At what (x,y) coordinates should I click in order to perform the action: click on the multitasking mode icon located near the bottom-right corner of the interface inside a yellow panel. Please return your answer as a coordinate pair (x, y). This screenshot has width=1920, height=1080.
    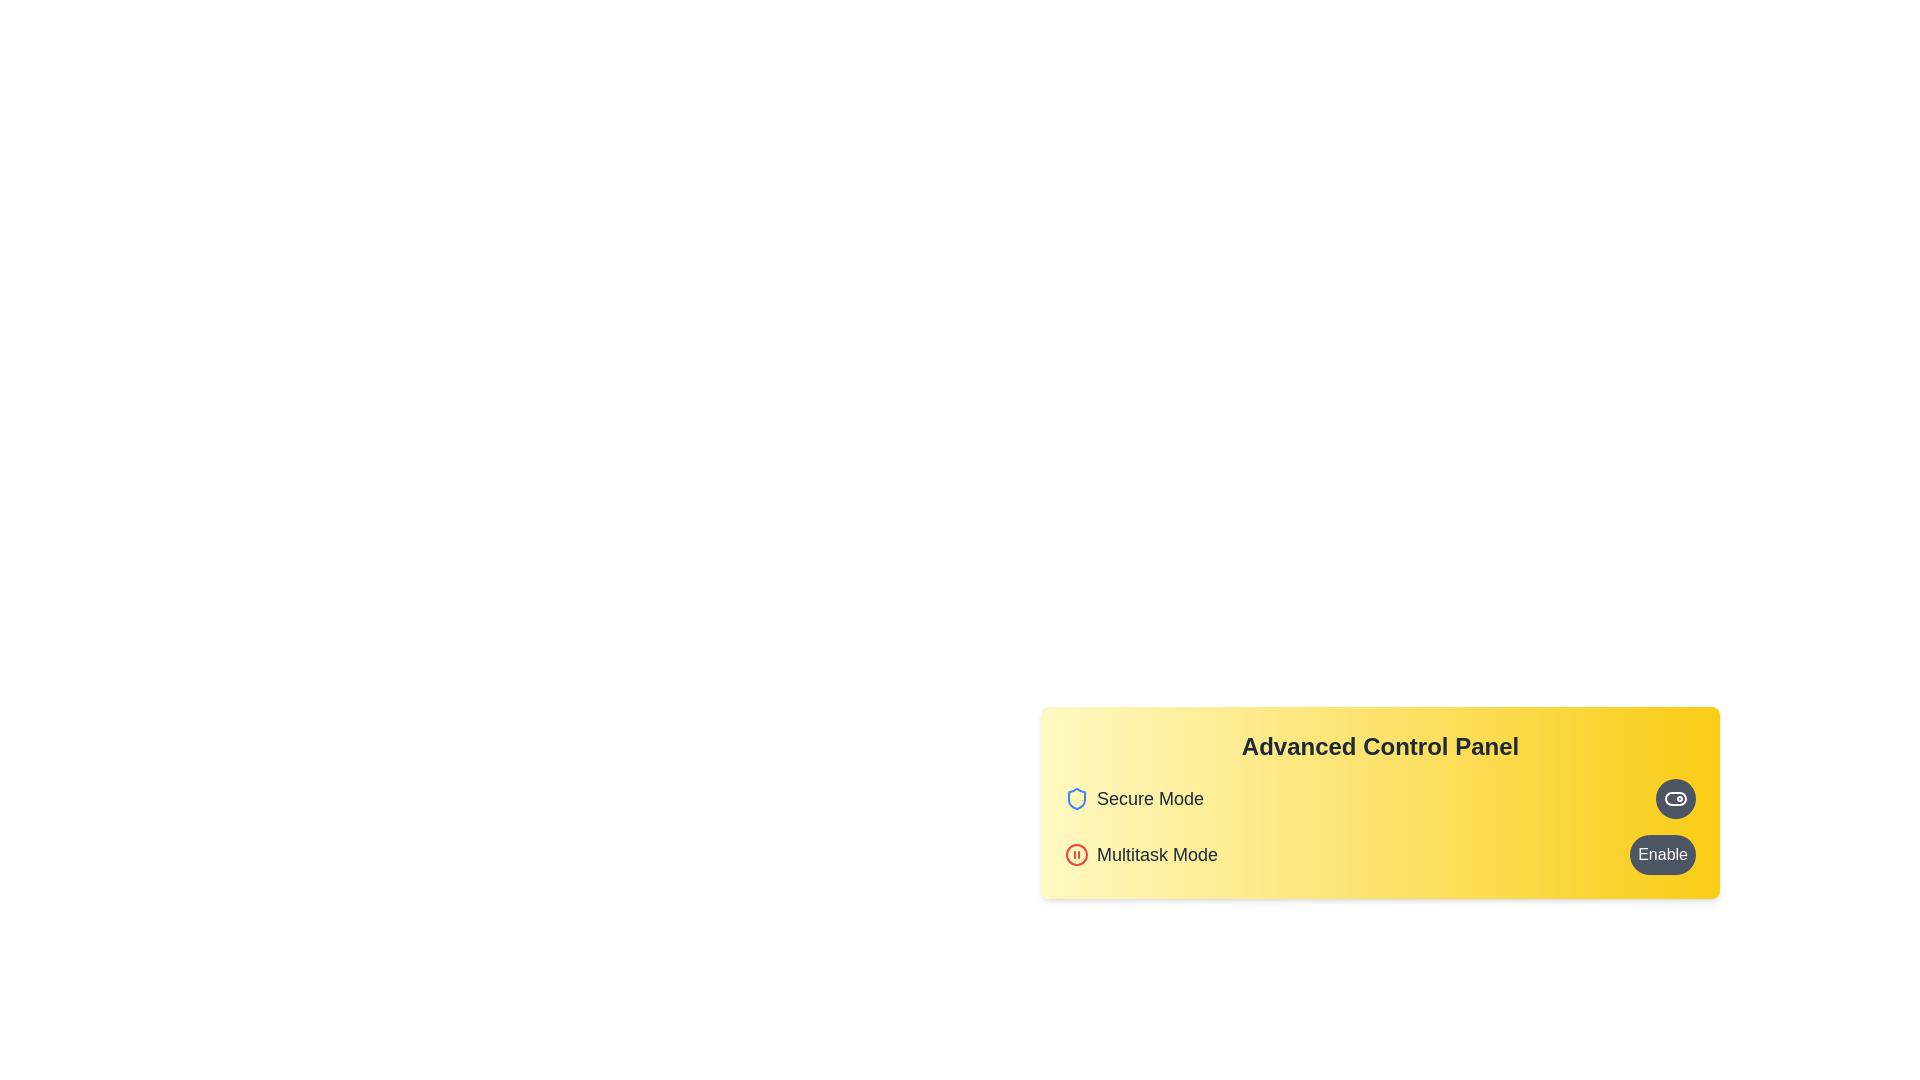
    Looking at the image, I should click on (1075, 855).